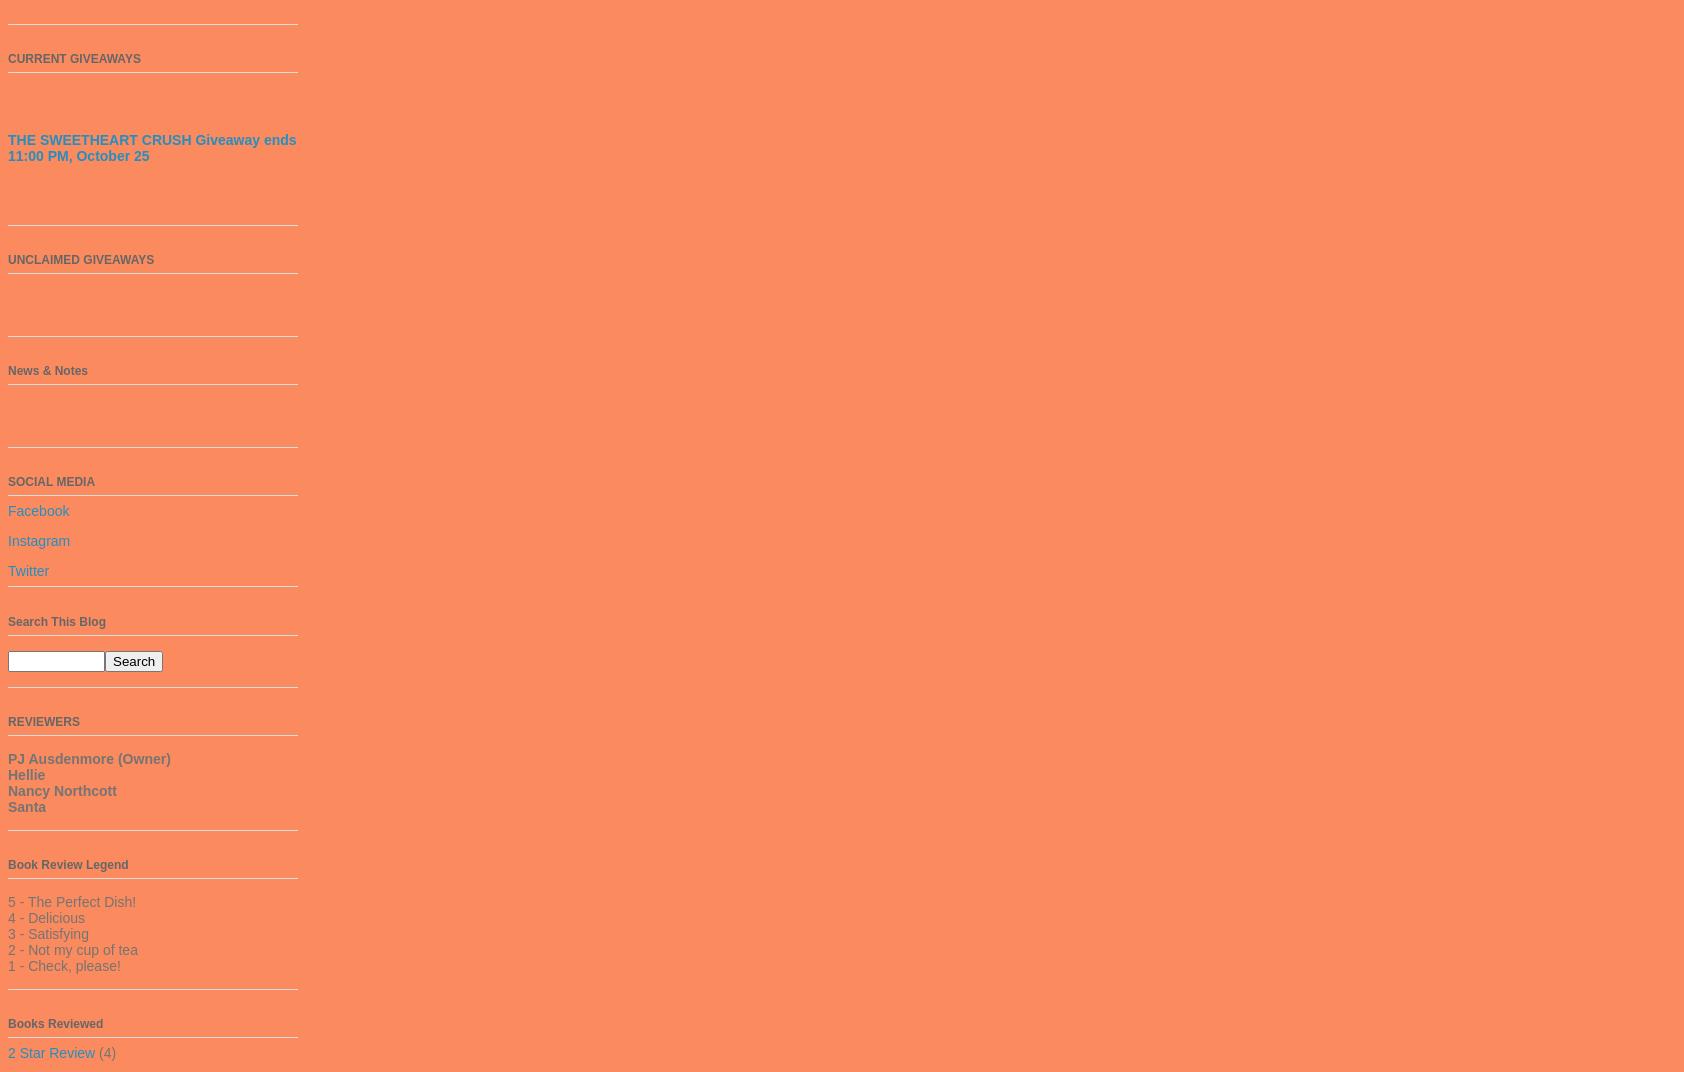 This screenshot has height=1072, width=1684. I want to click on '3   - Satisfying', so click(46, 932).